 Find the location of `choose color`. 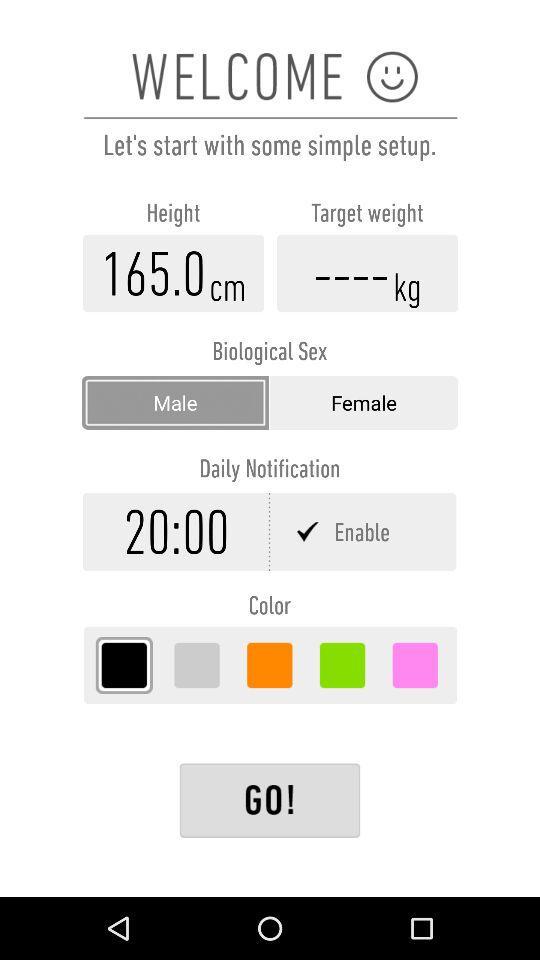

choose color is located at coordinates (269, 665).